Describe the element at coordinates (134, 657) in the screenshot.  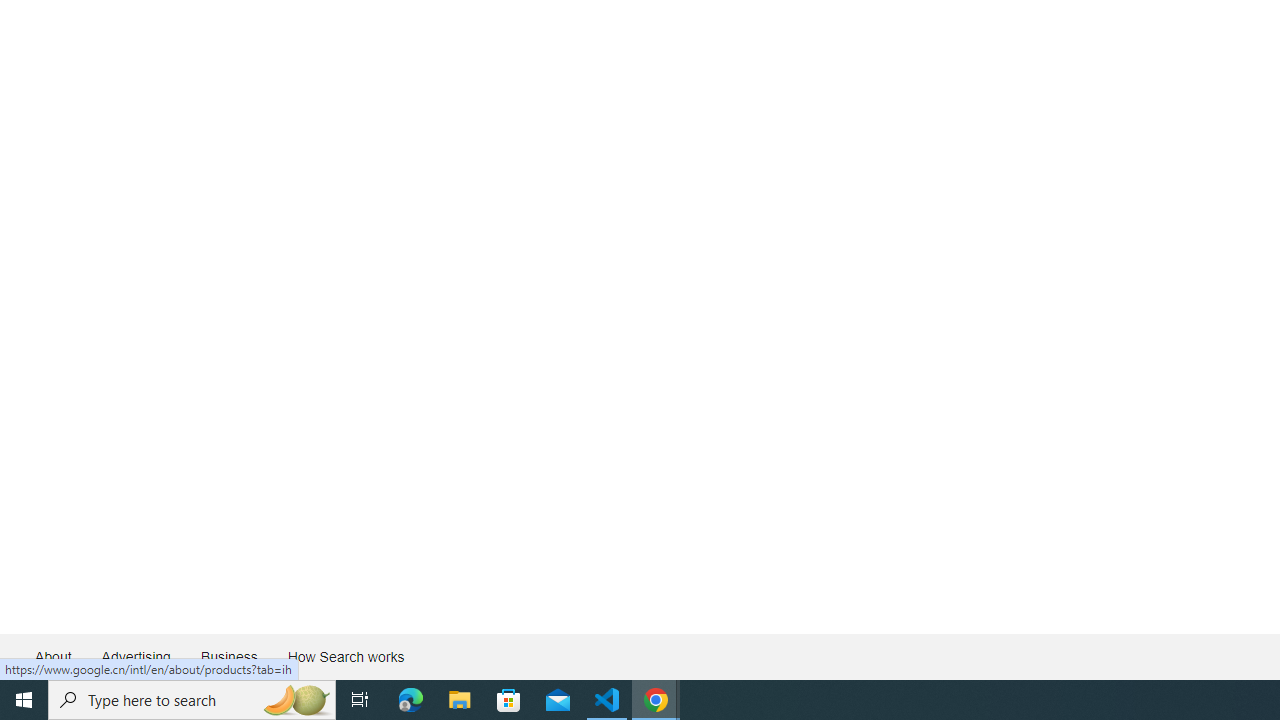
I see `'Advertising'` at that location.